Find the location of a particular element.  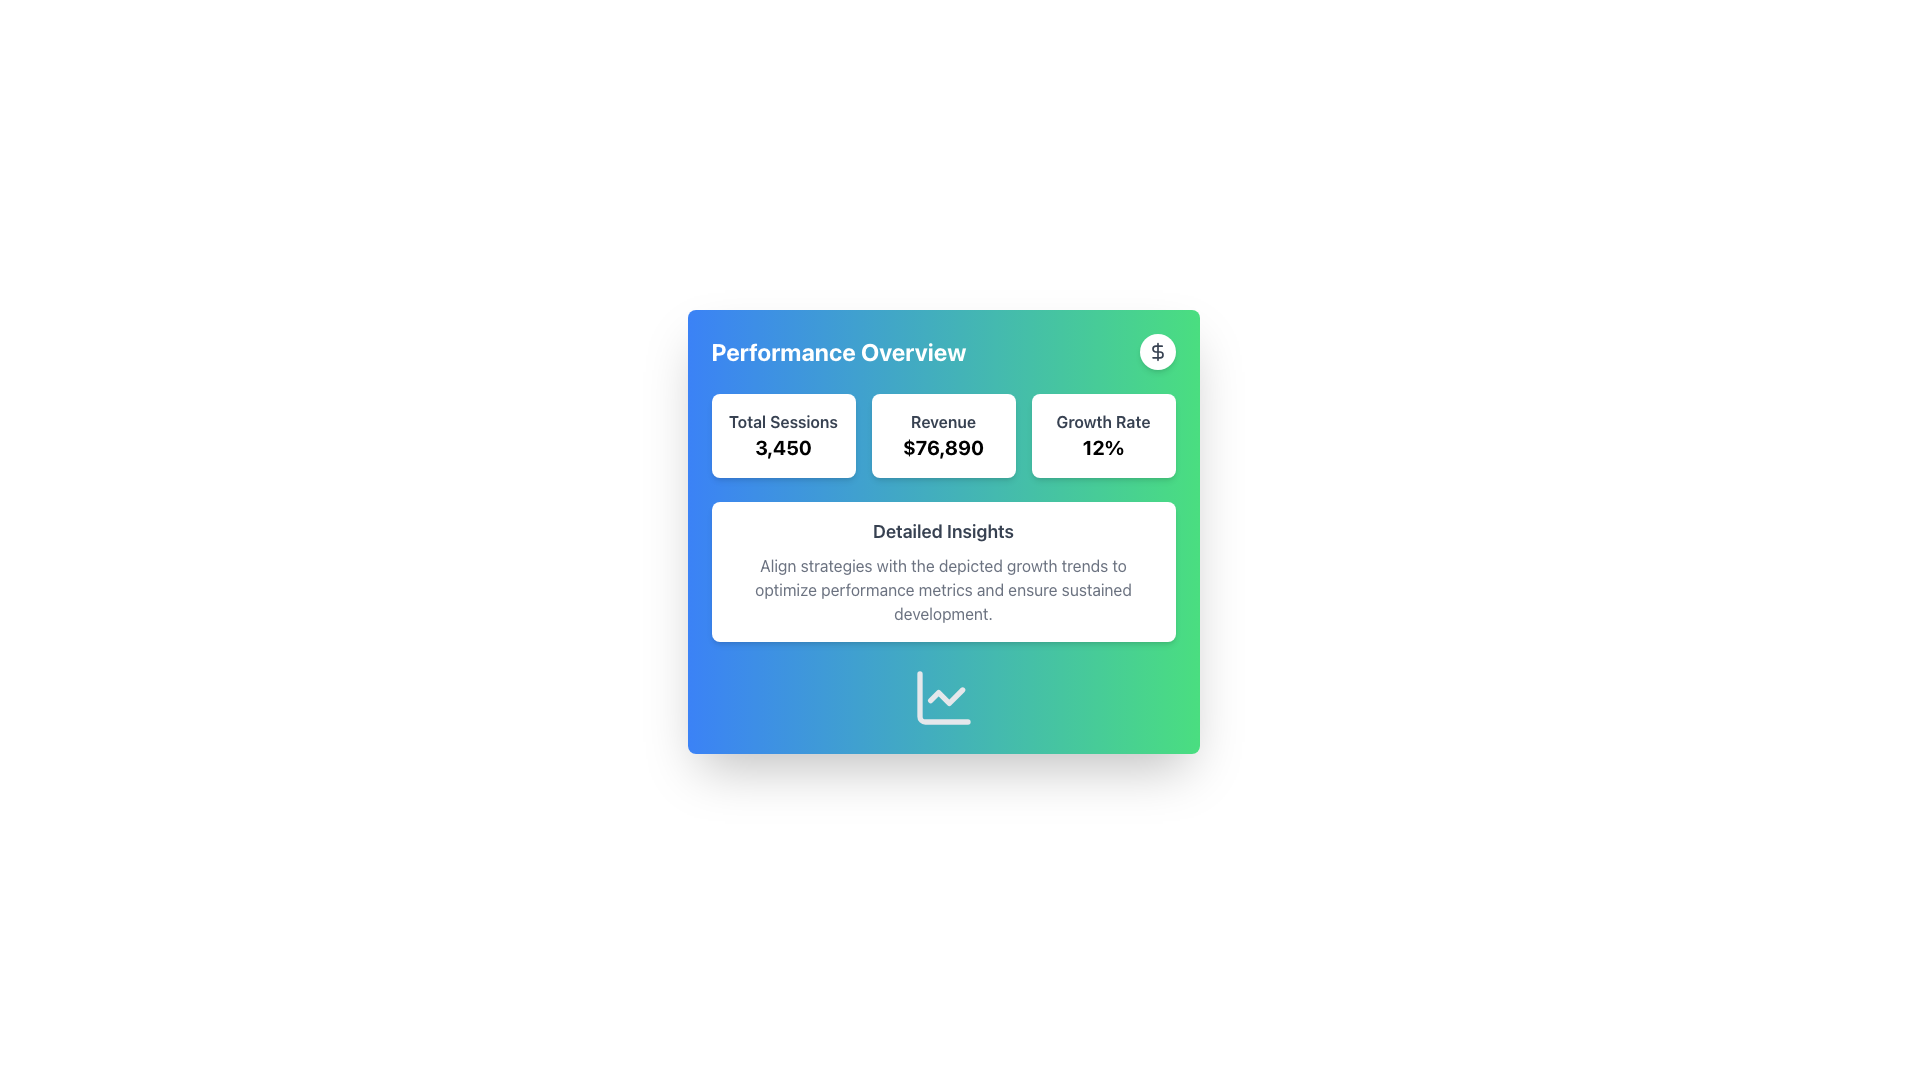

the Text Label that serves as a title or header for the content displayed in the card, located at the top-left of the card interface is located at coordinates (839, 350).